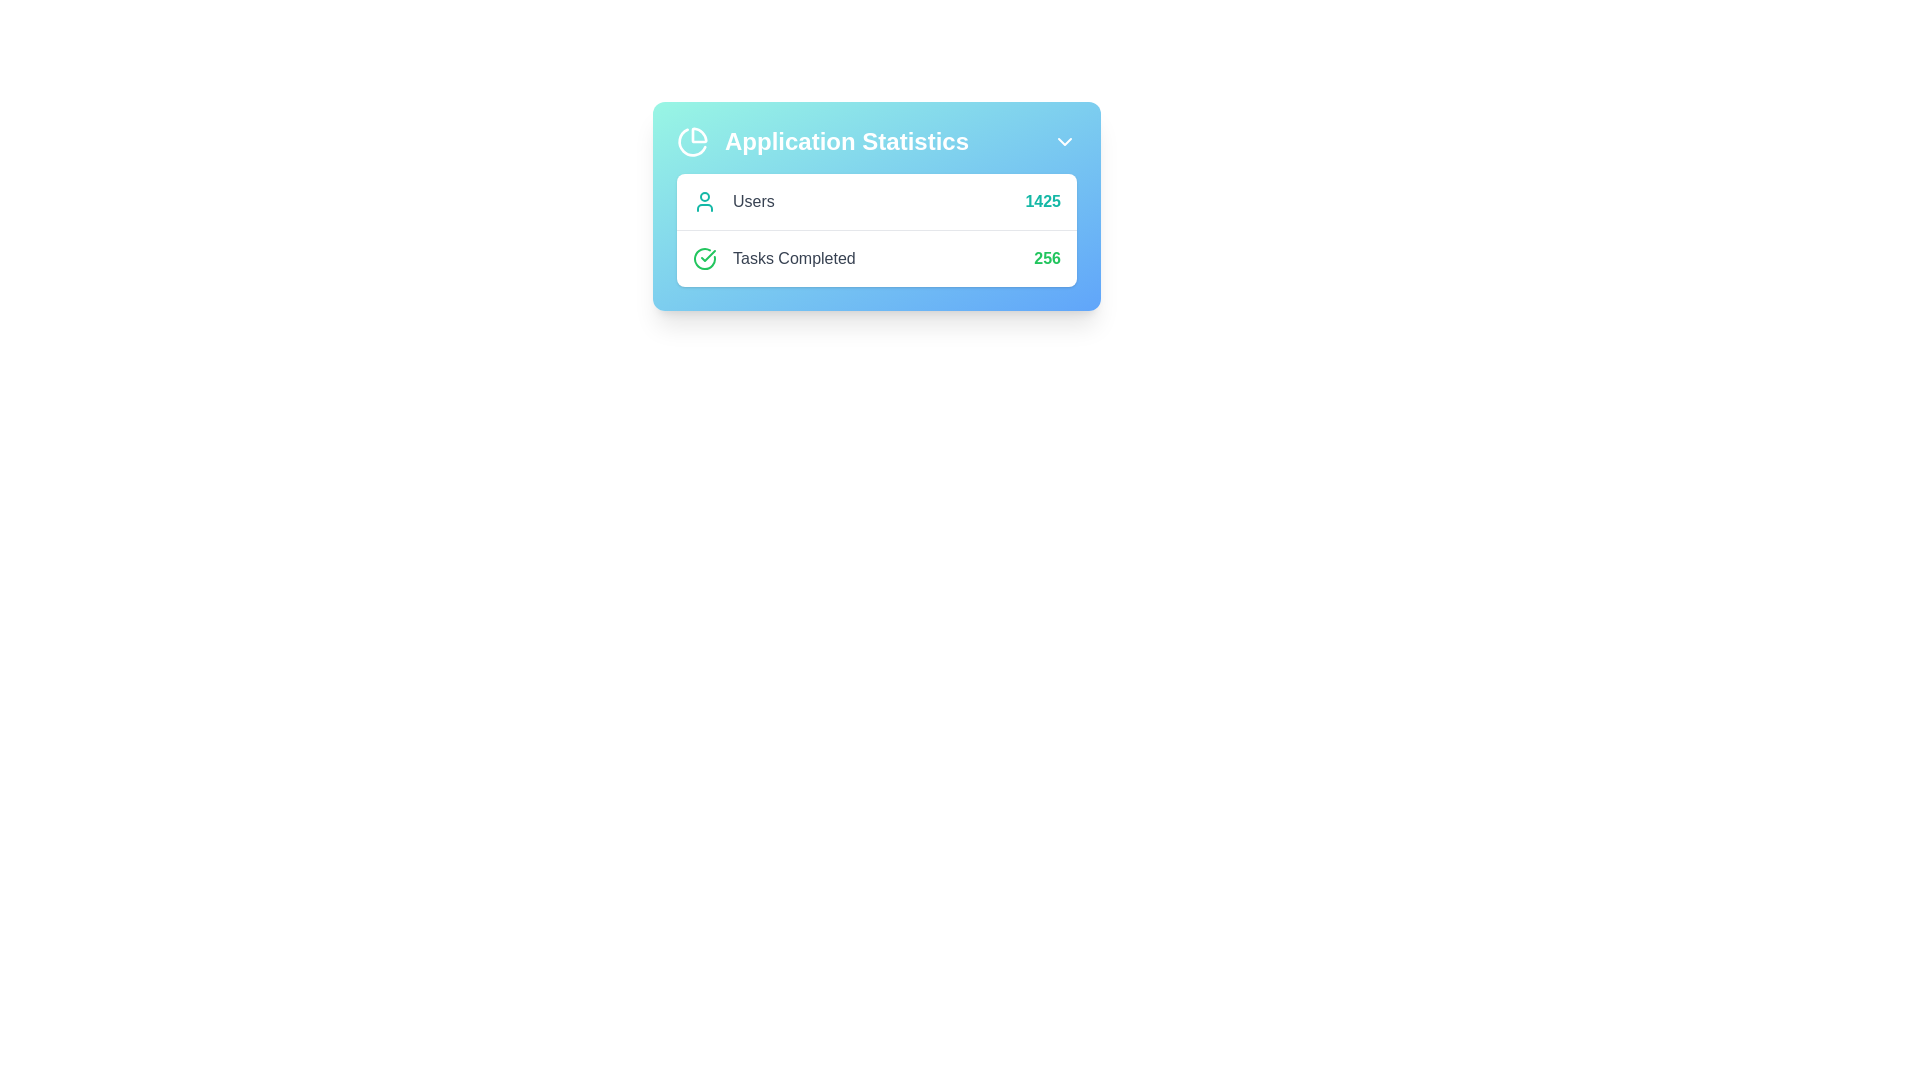 This screenshot has width=1920, height=1080. What do you see at coordinates (692, 141) in the screenshot?
I see `the pie chart icon representing statistical data in the 'Application Statistics' header, located at the top-left corner as the first item among its siblings` at bounding box center [692, 141].